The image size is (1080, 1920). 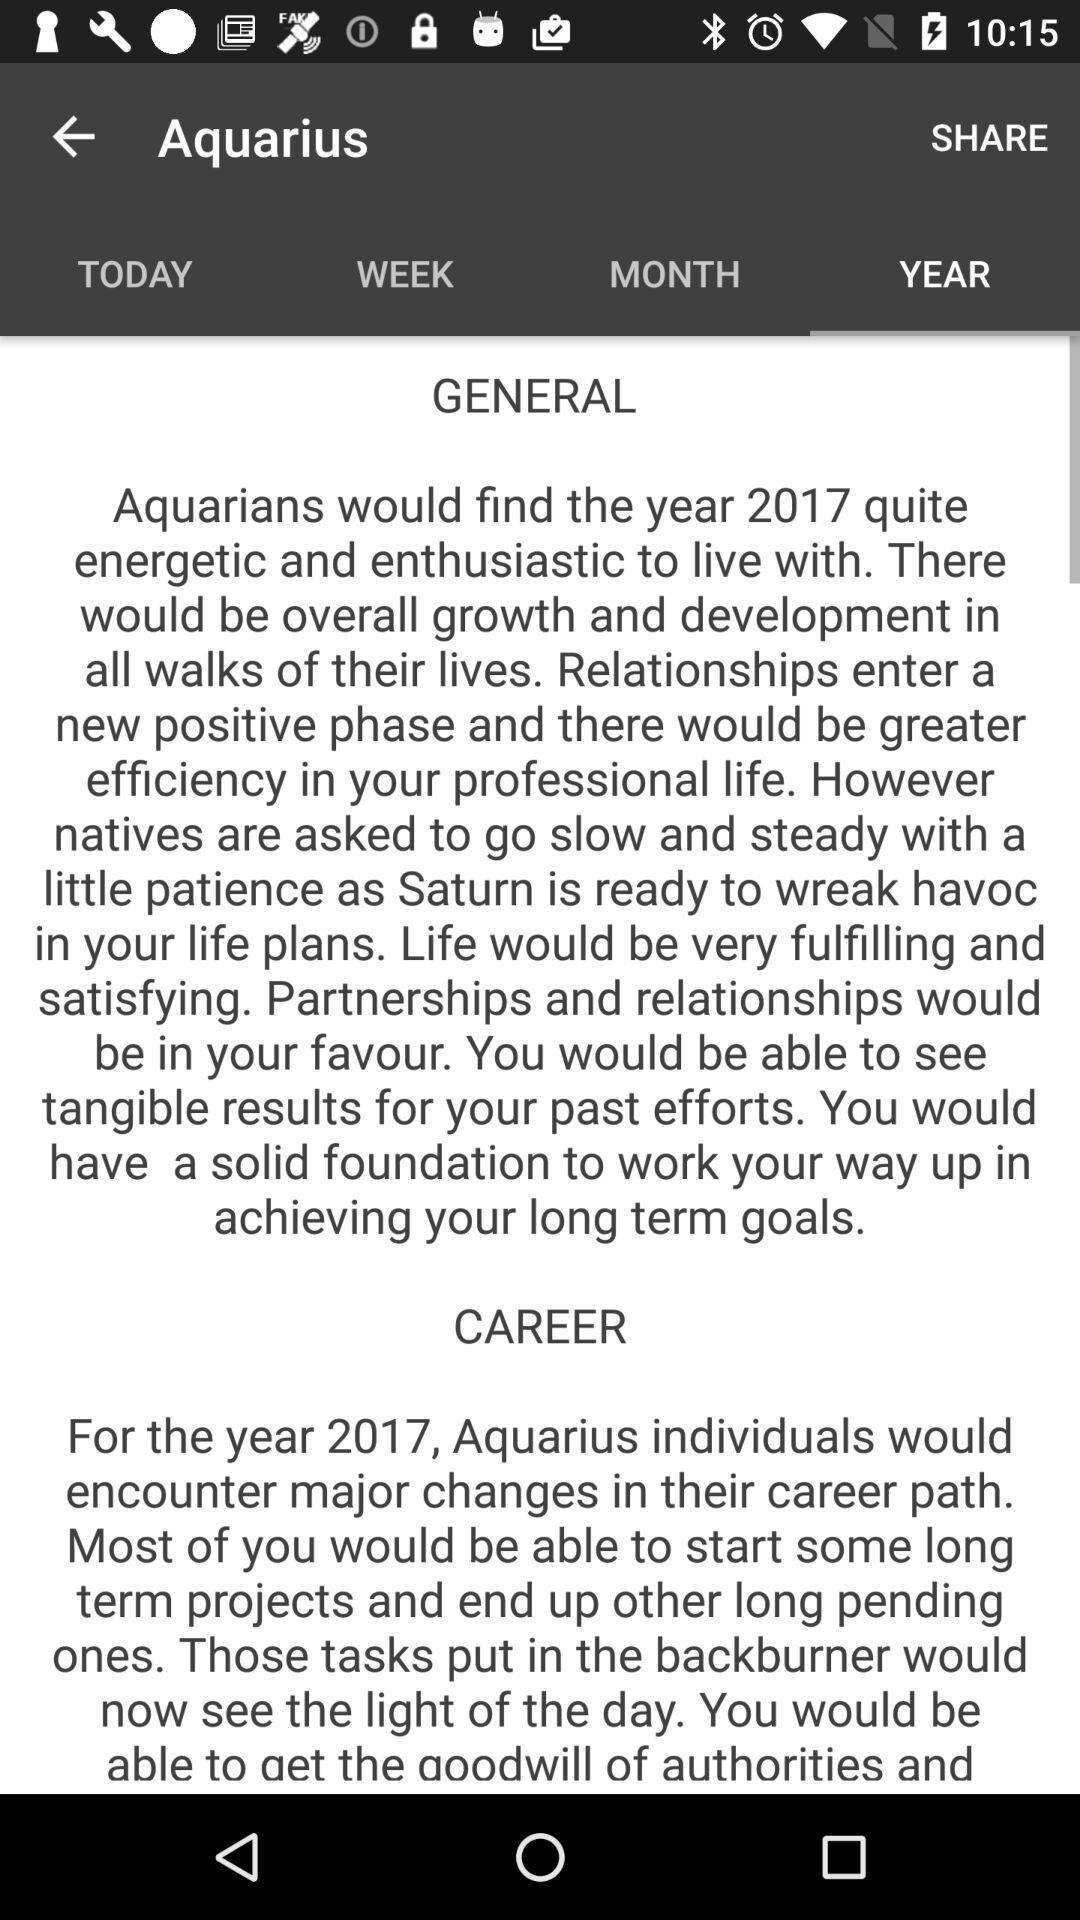 I want to click on the item to the left of the aquarius app, so click(x=72, y=135).